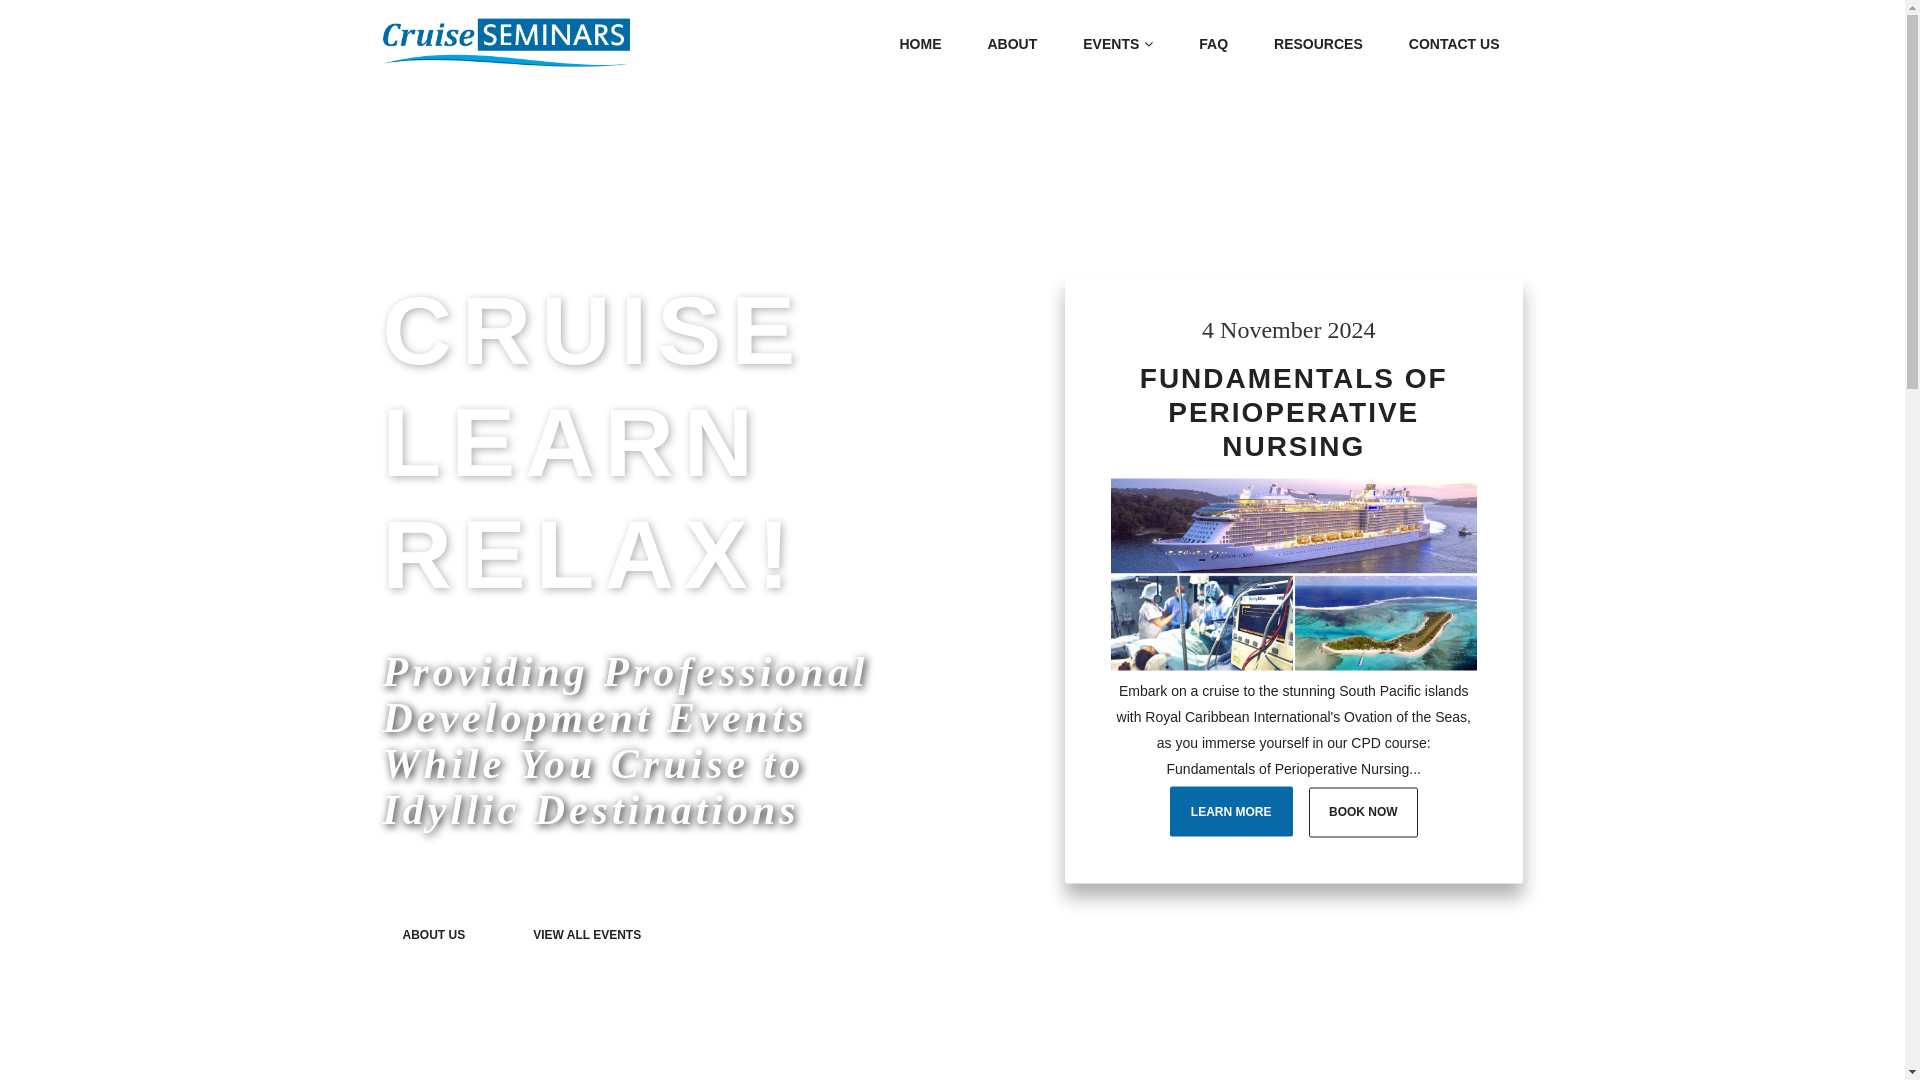  Describe the element at coordinates (1170, 810) in the screenshot. I see `'LEARN MORE'` at that location.